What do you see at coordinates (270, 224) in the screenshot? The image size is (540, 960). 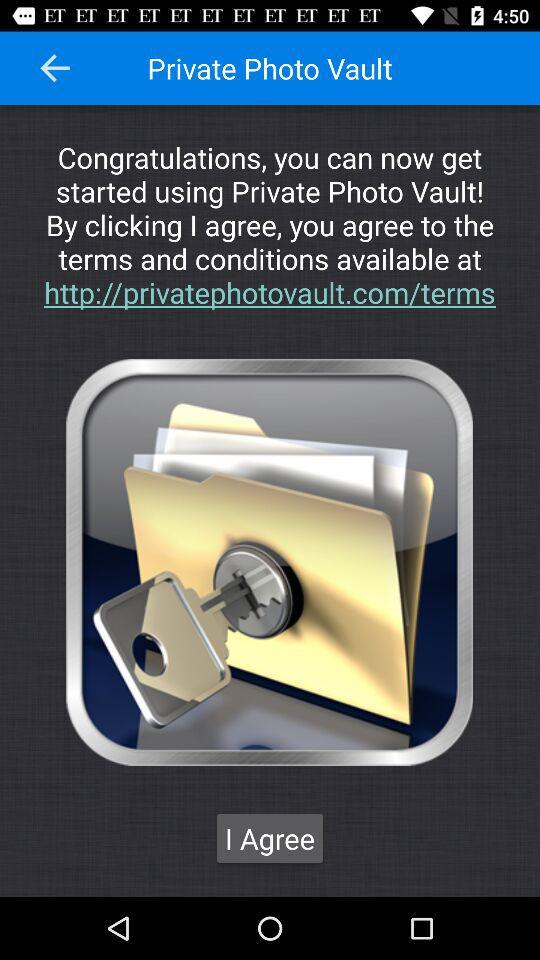 I see `the congratulations you can item` at bounding box center [270, 224].